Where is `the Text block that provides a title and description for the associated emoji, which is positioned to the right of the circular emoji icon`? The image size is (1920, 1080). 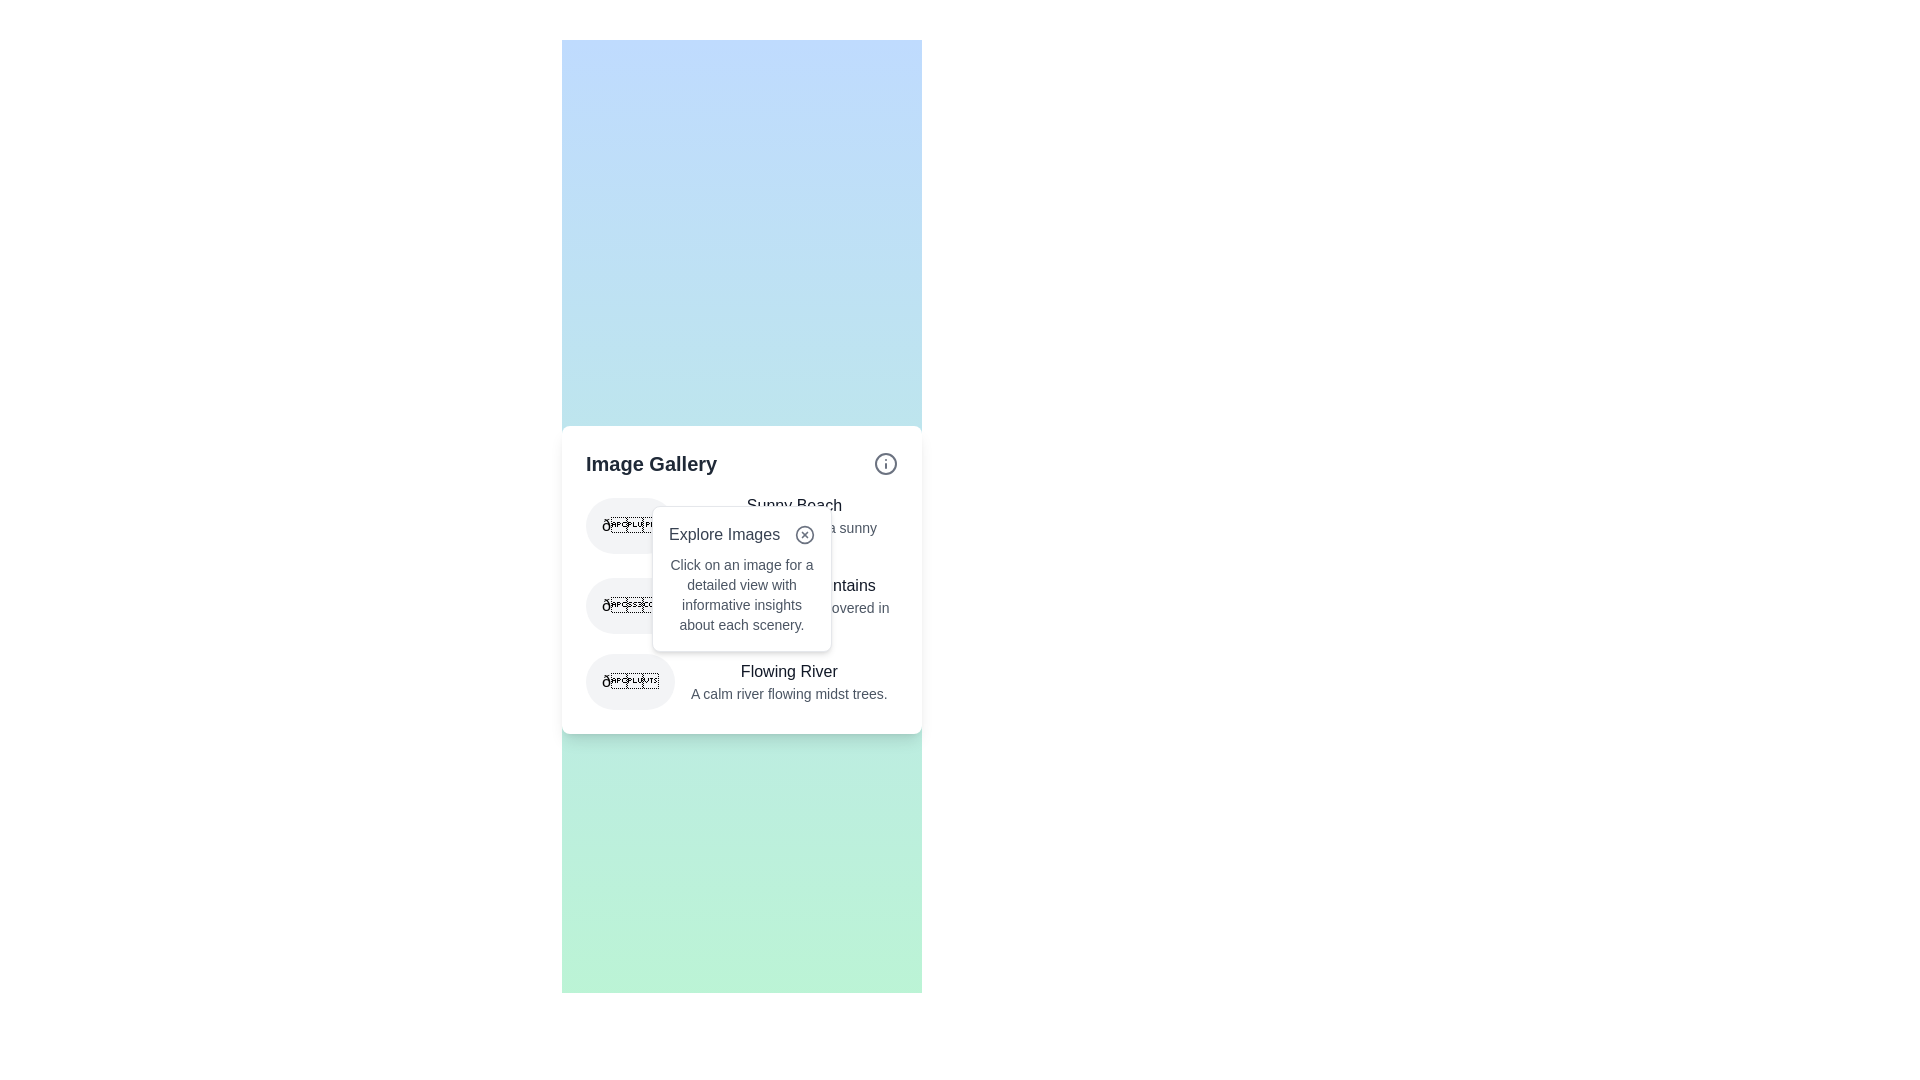
the Text block that provides a title and description for the associated emoji, which is positioned to the right of the circular emoji icon is located at coordinates (793, 524).